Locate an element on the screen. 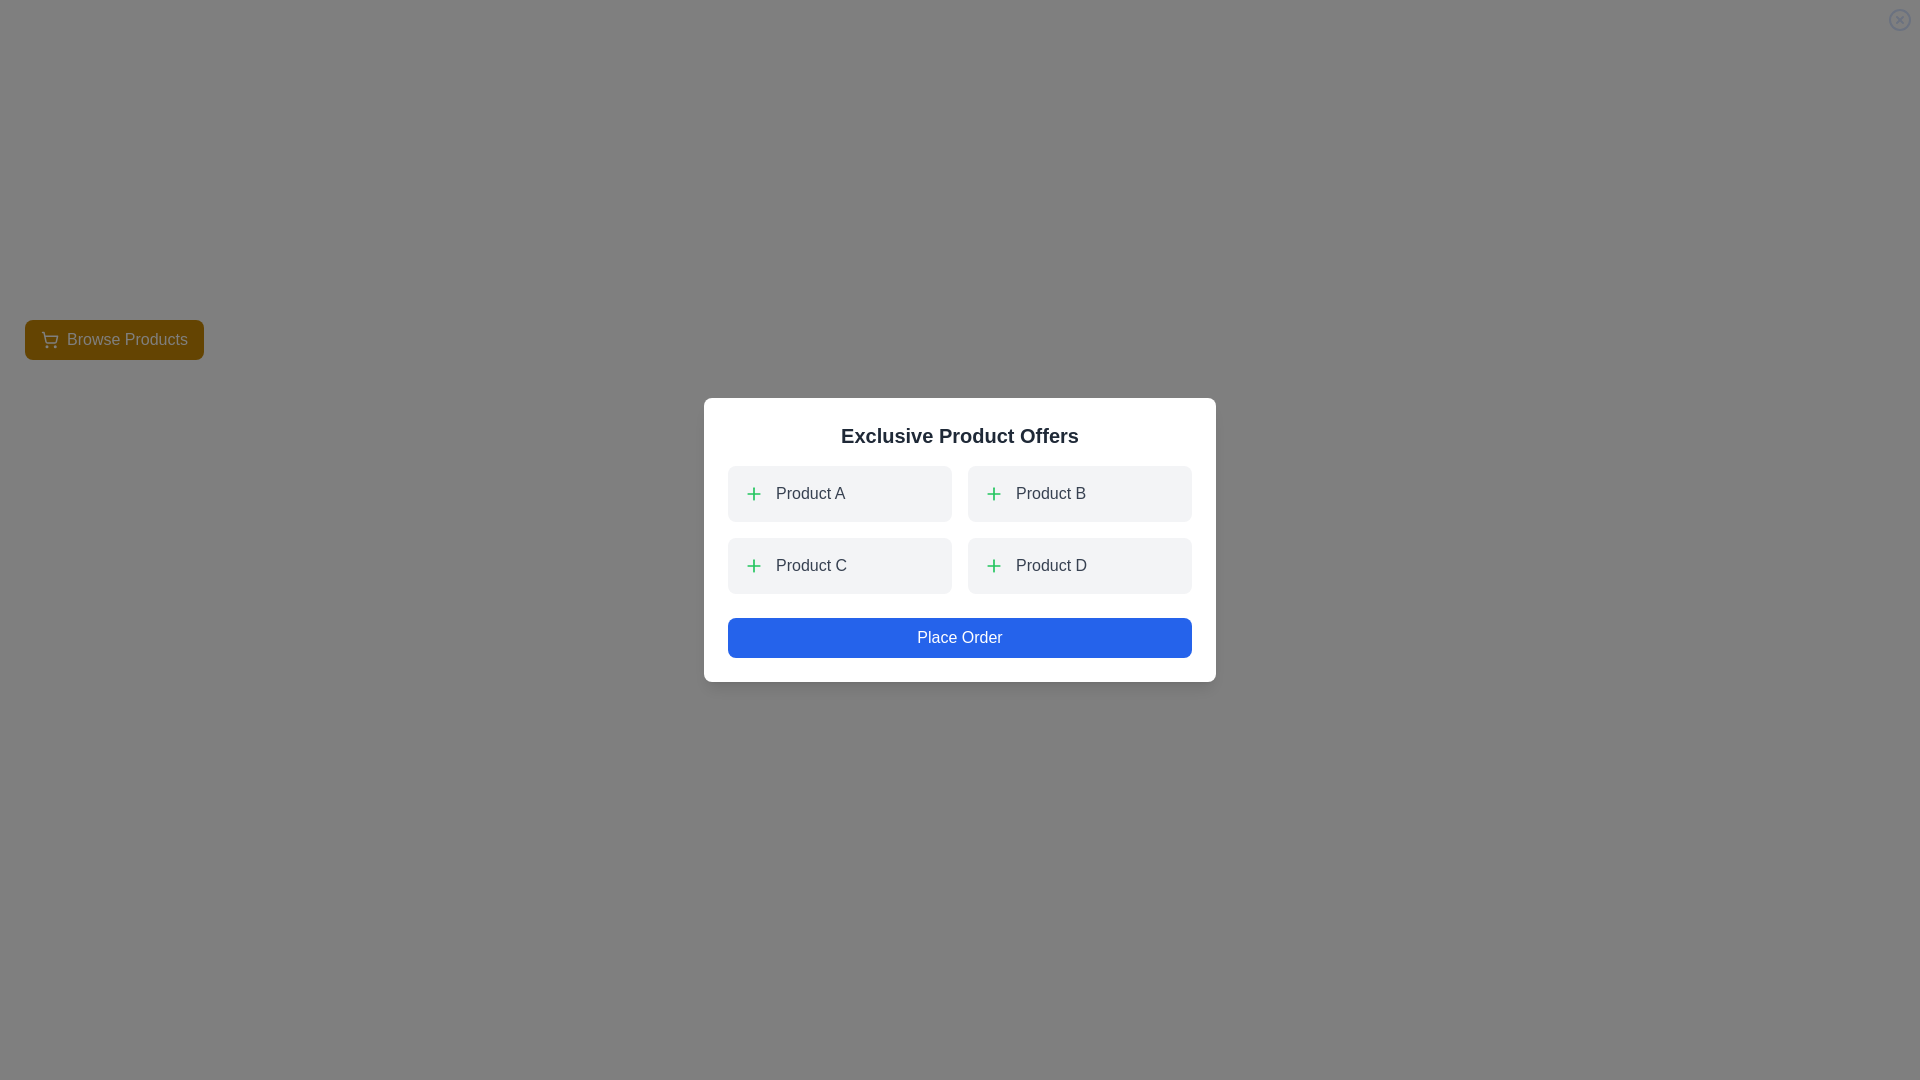 This screenshot has width=1920, height=1080. the Icon Button located to the left of the text 'Product A' in the 'Exclusive Product Offers' modal is located at coordinates (752, 493).